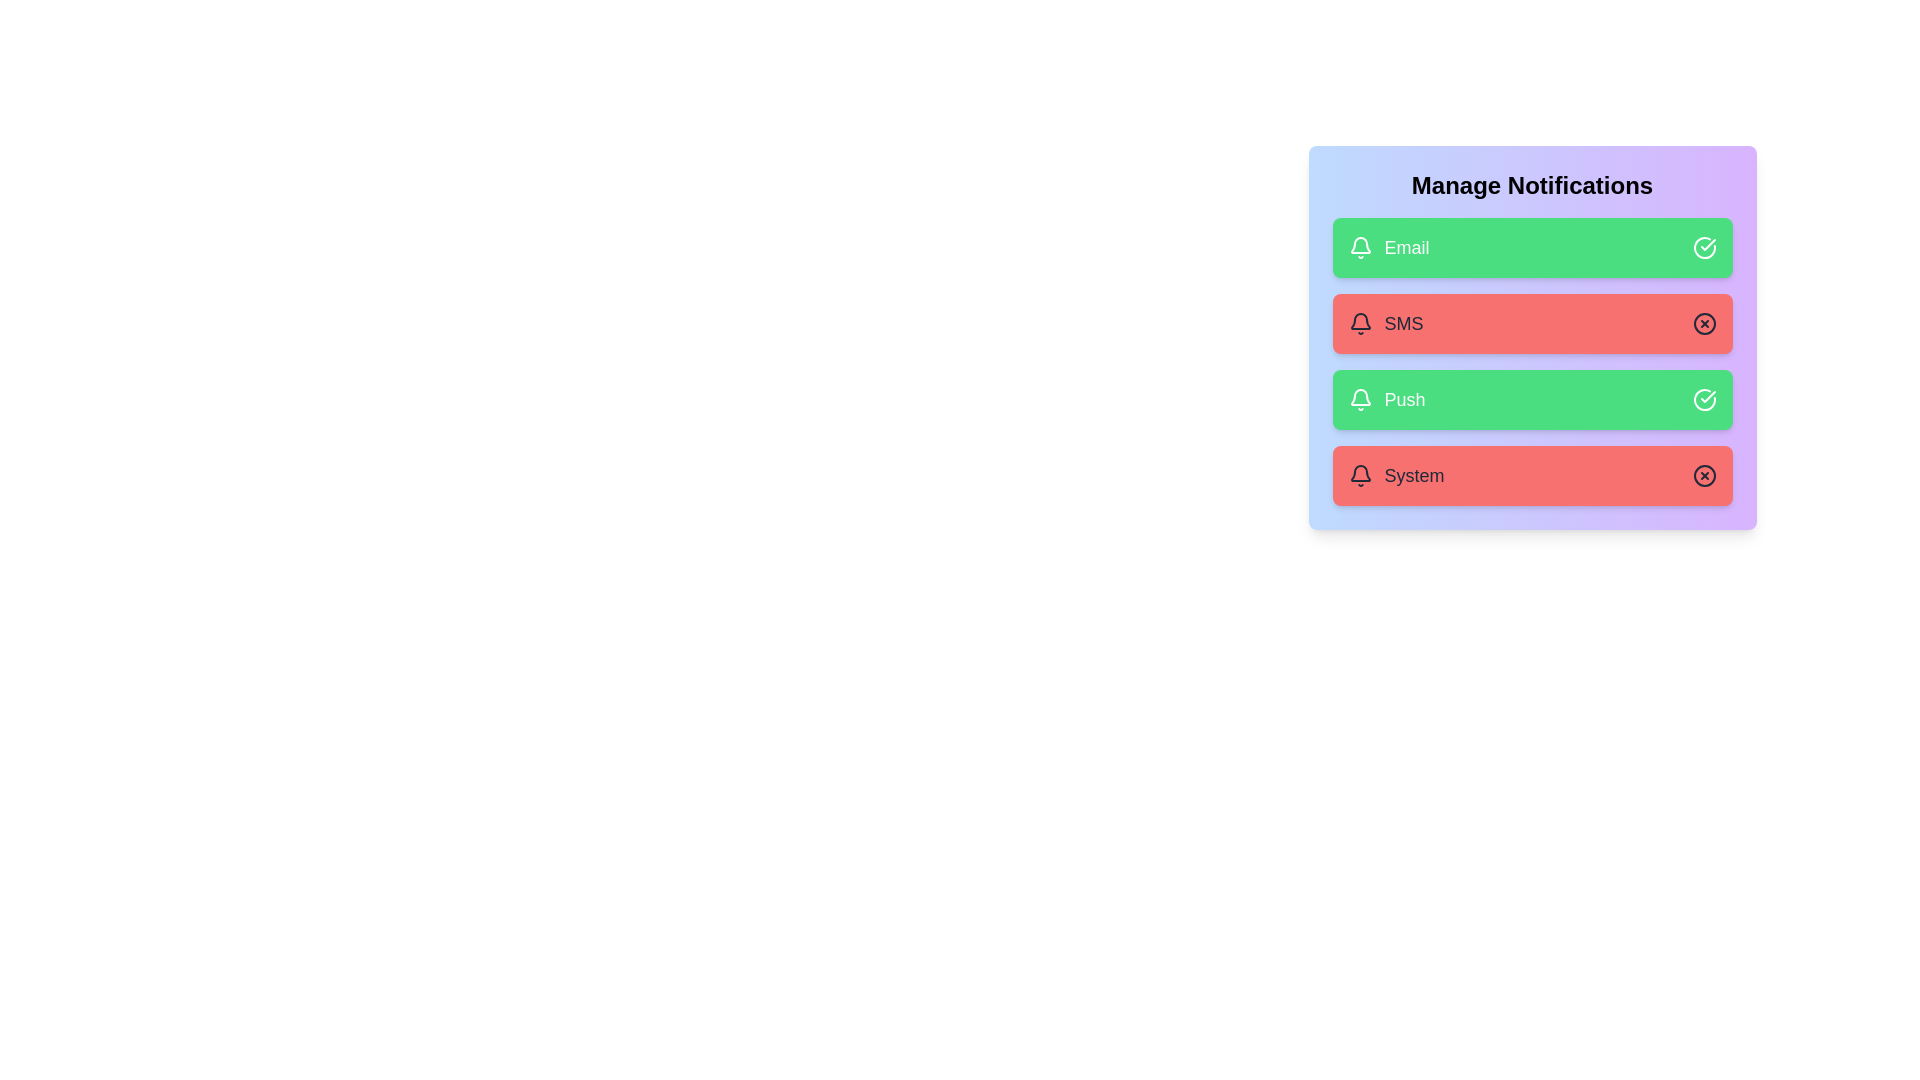 The height and width of the screenshot is (1080, 1920). What do you see at coordinates (1531, 185) in the screenshot?
I see `the title 'Manage Notifications' to focus or select text` at bounding box center [1531, 185].